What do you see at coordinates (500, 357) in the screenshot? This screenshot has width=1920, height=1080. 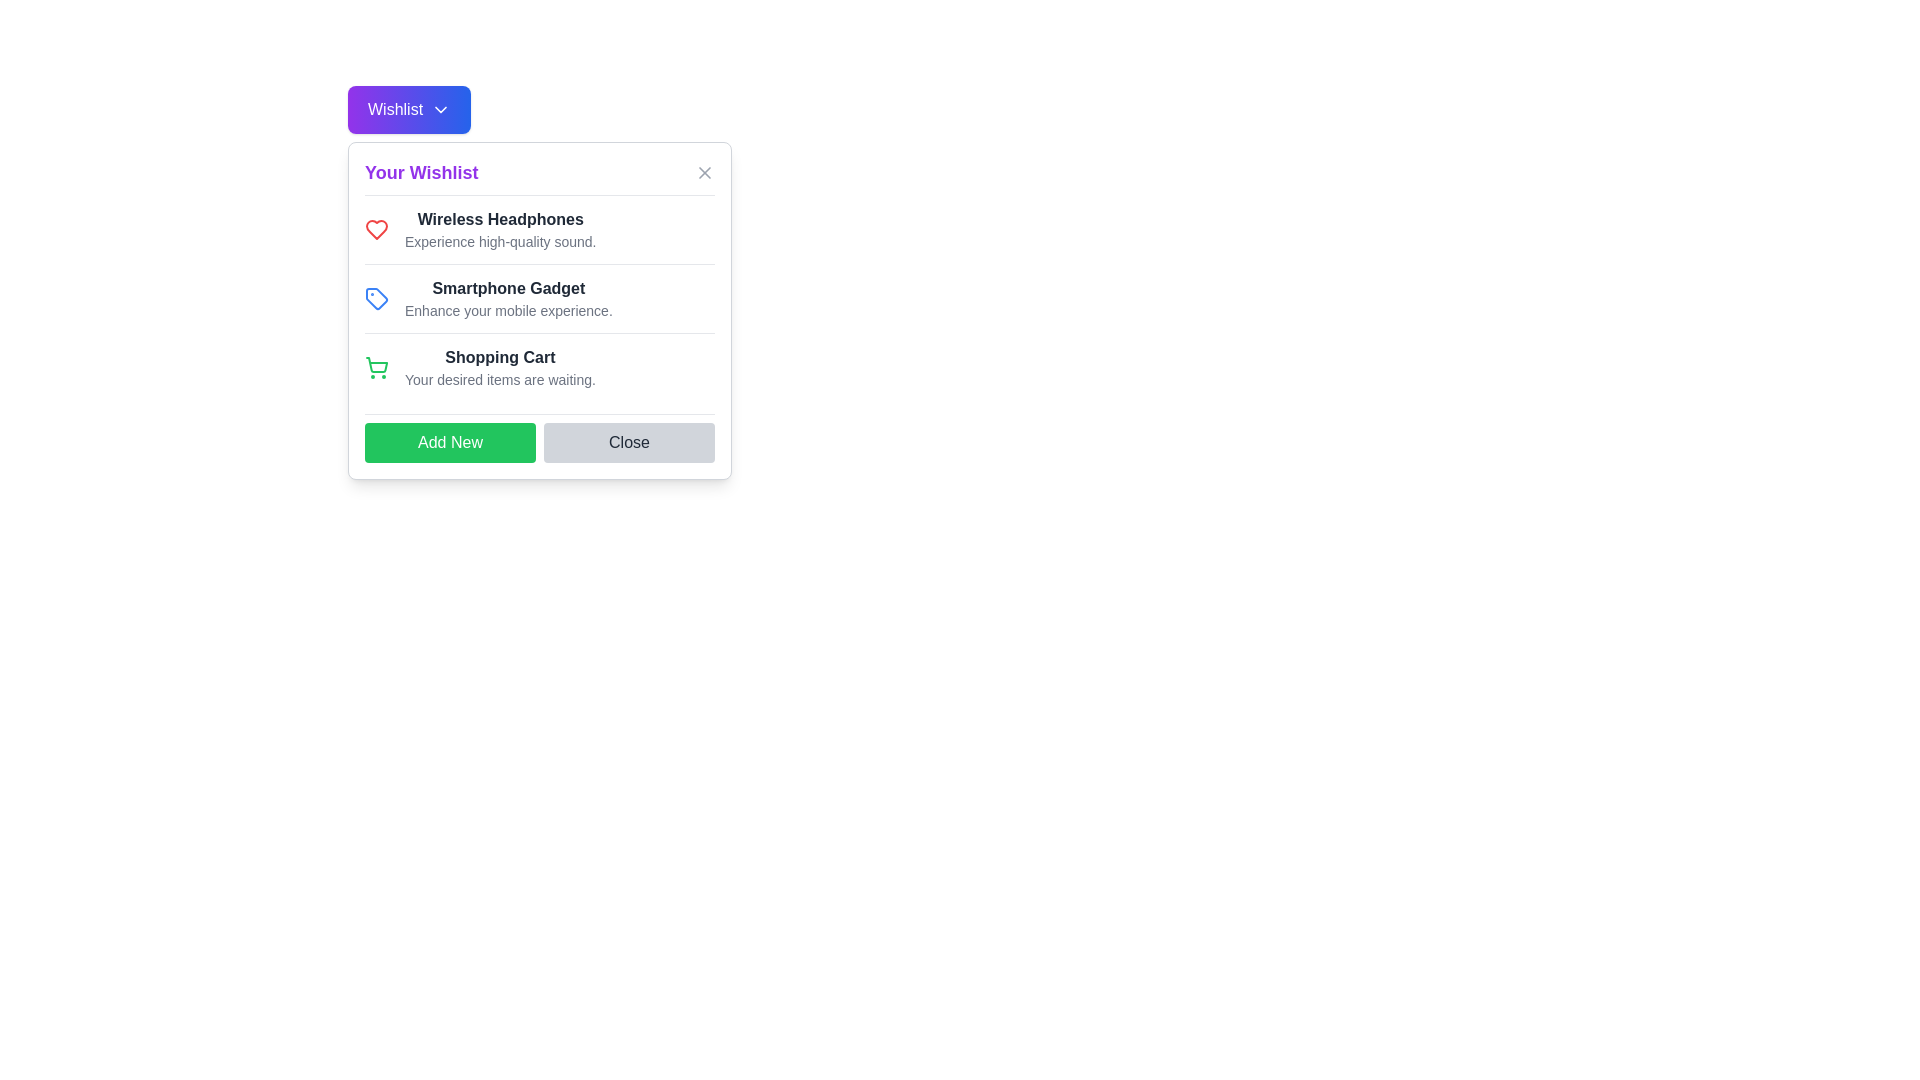 I see `the 'Shopping Cart' text label, which is styled in bold dark gray and serves as a header within a dialog box panel, positioned below the 'Smartphone Gadget' section` at bounding box center [500, 357].